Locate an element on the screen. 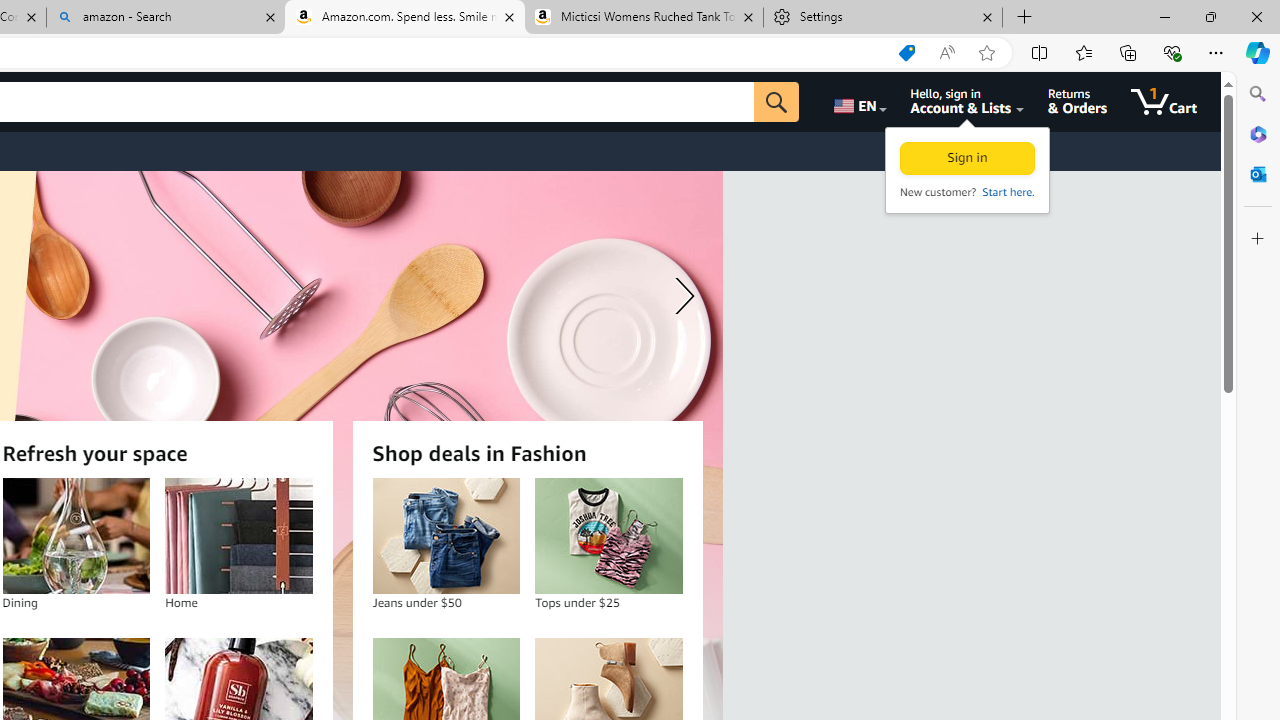  'Settings' is located at coordinates (882, 17).